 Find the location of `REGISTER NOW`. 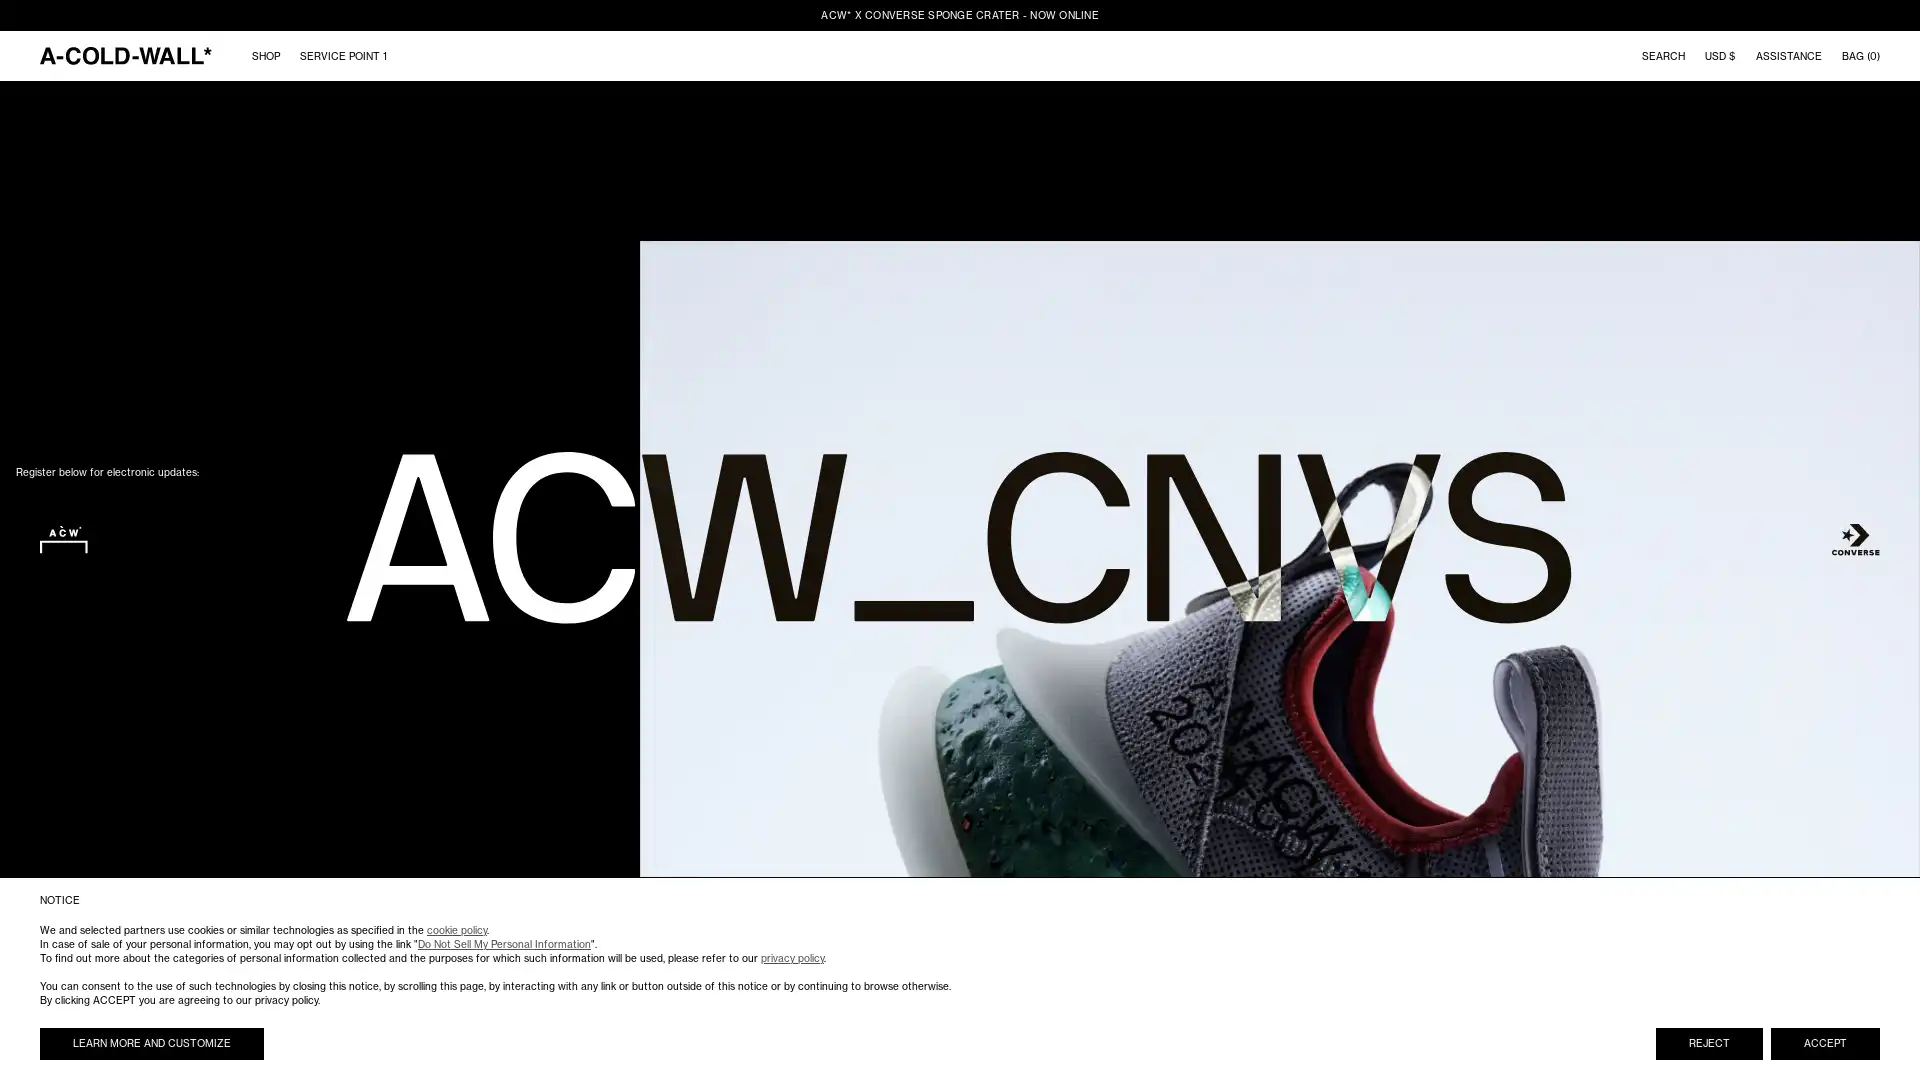

REGISTER NOW is located at coordinates (240, 703).